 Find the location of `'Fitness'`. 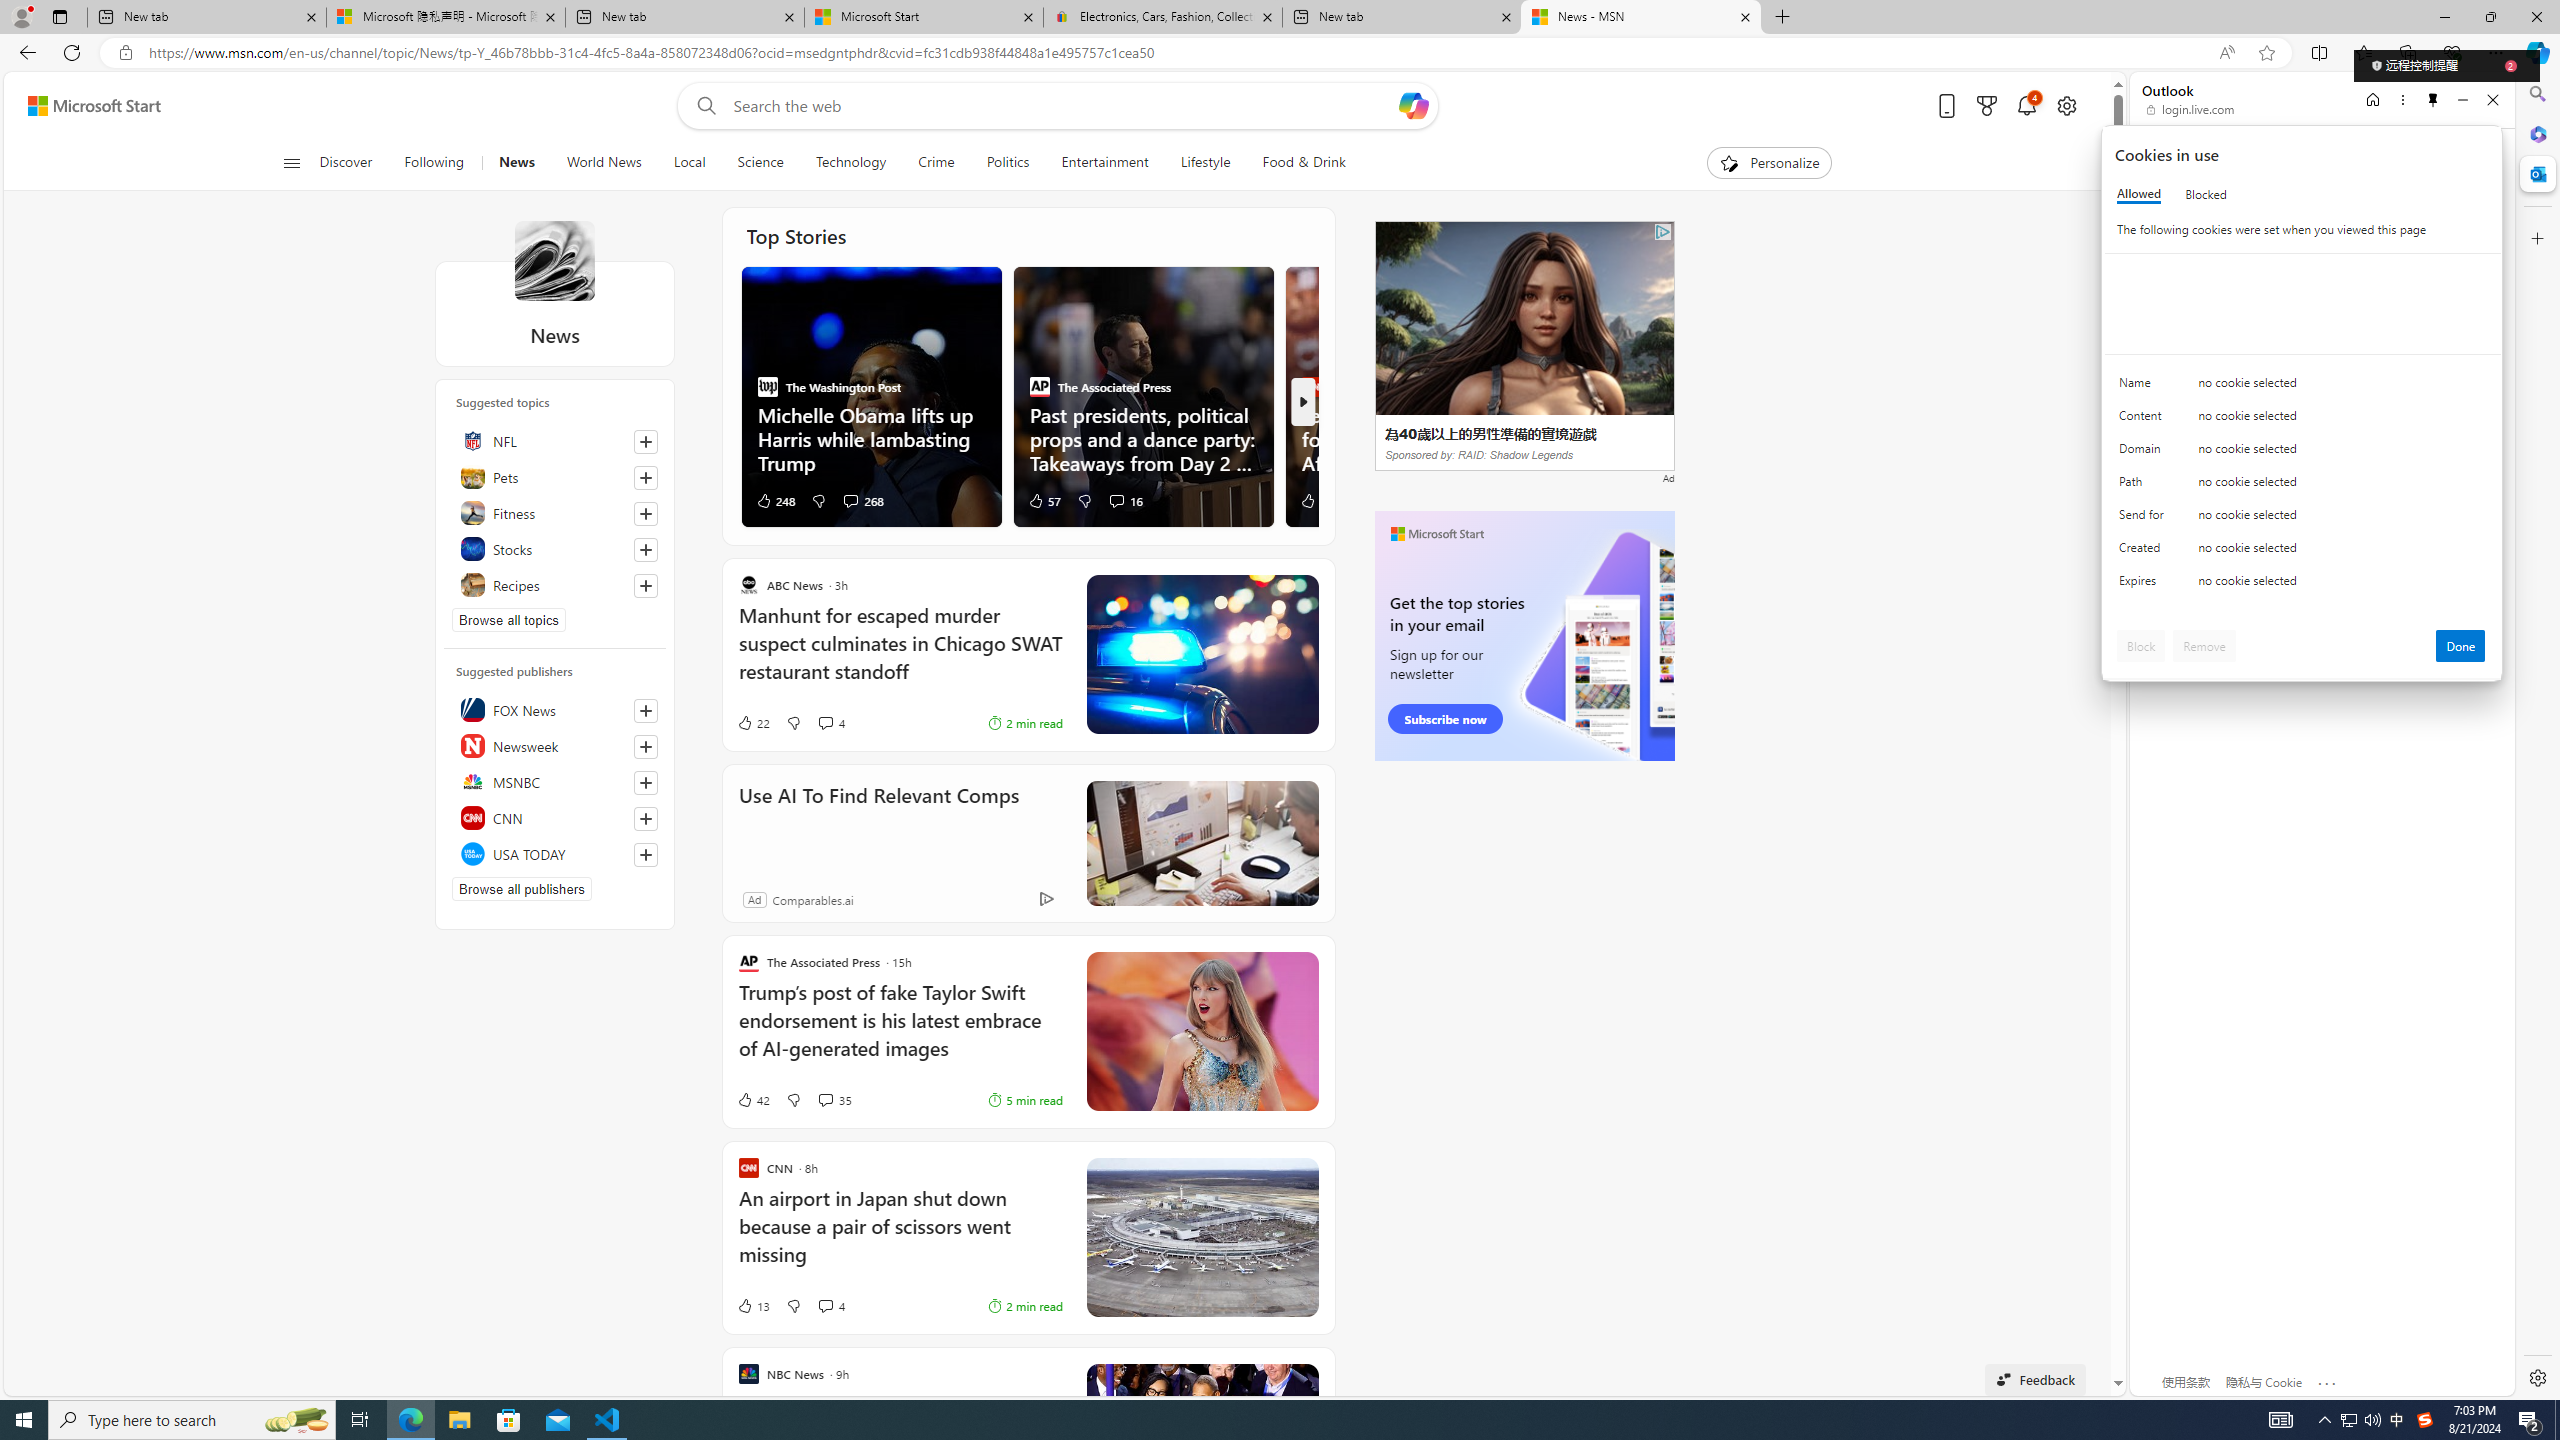

'Fitness' is located at coordinates (554, 512).